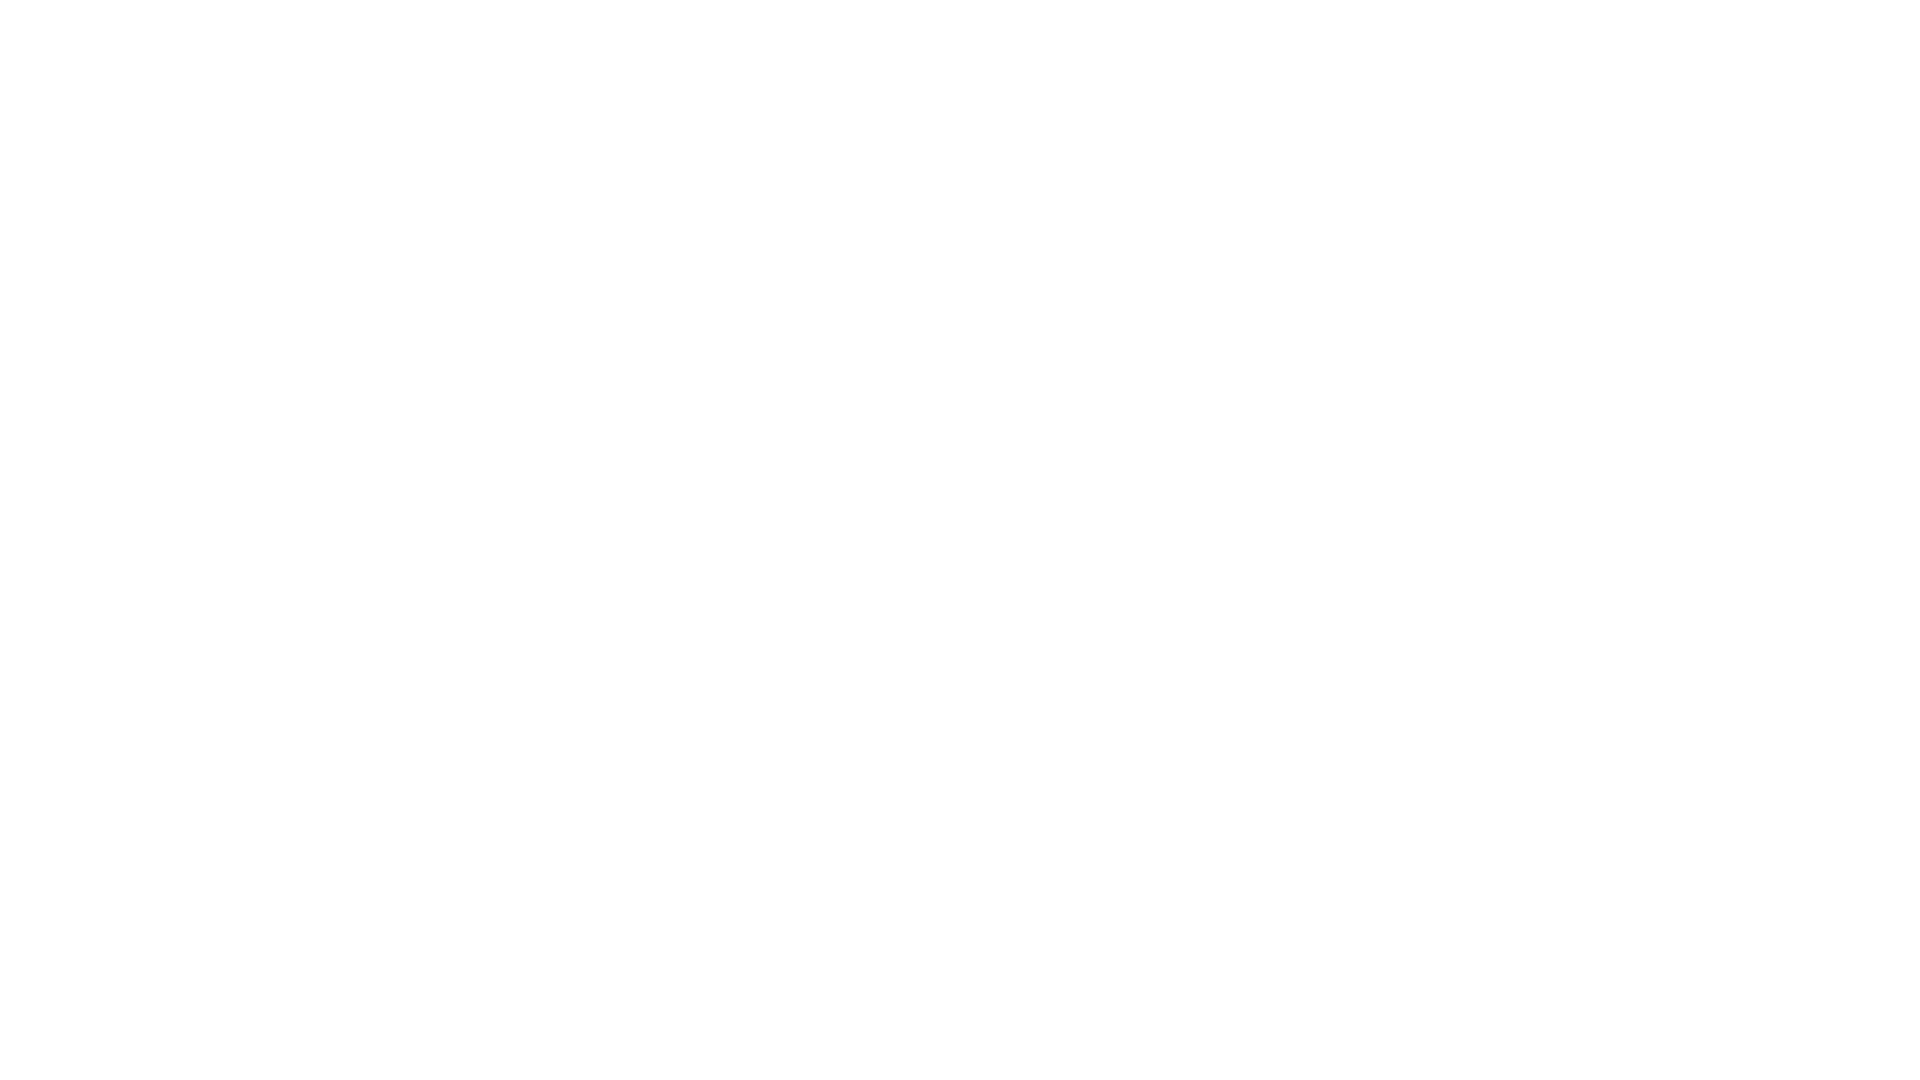  I want to click on Other Ecology and Evolutionary Biology, so click(1344, 1019).